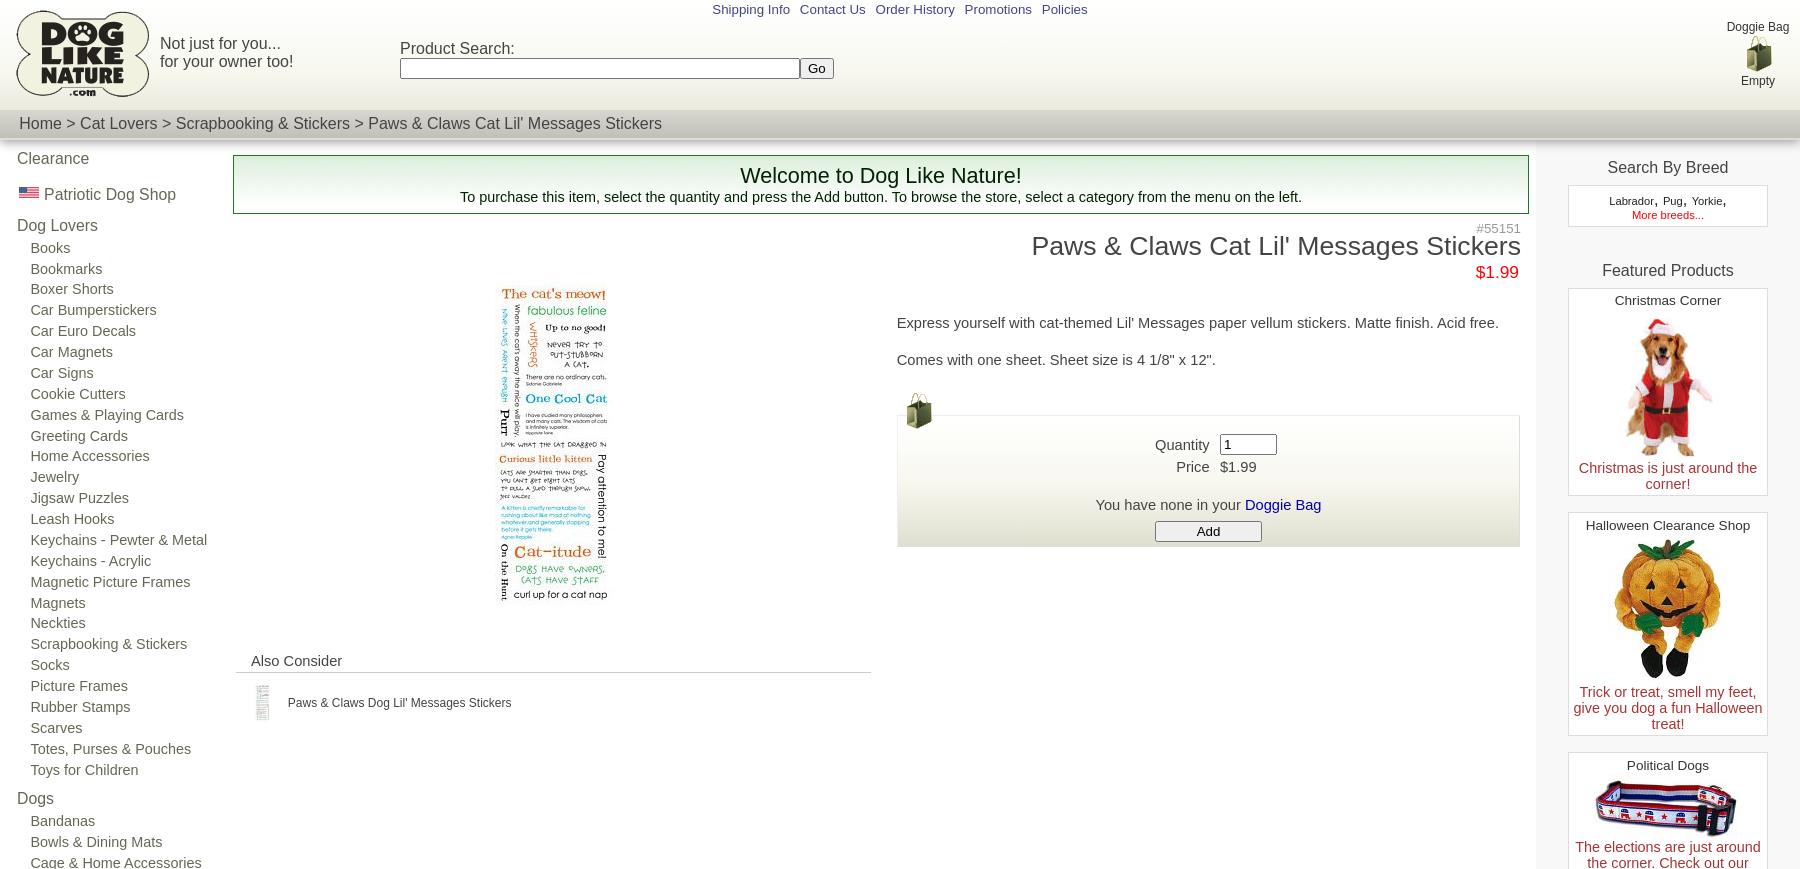 The image size is (1800, 869). Describe the element at coordinates (160, 60) in the screenshot. I see `'for your owner too!'` at that location.